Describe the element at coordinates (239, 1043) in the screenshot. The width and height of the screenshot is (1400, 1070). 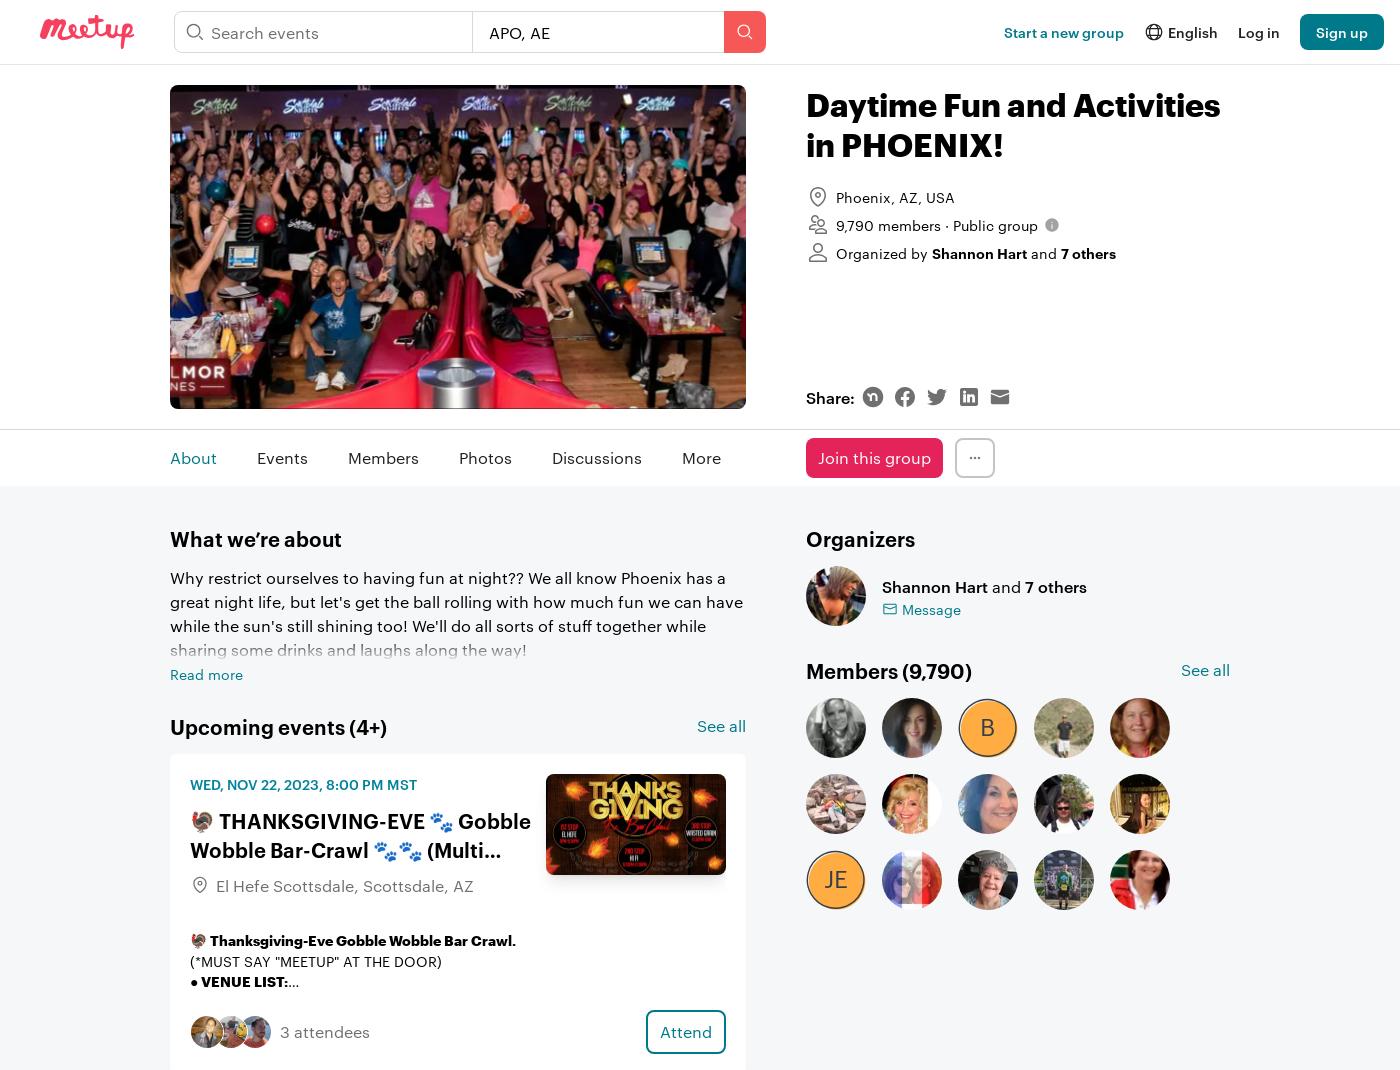
I see `'🔸️Dress Code:'` at that location.